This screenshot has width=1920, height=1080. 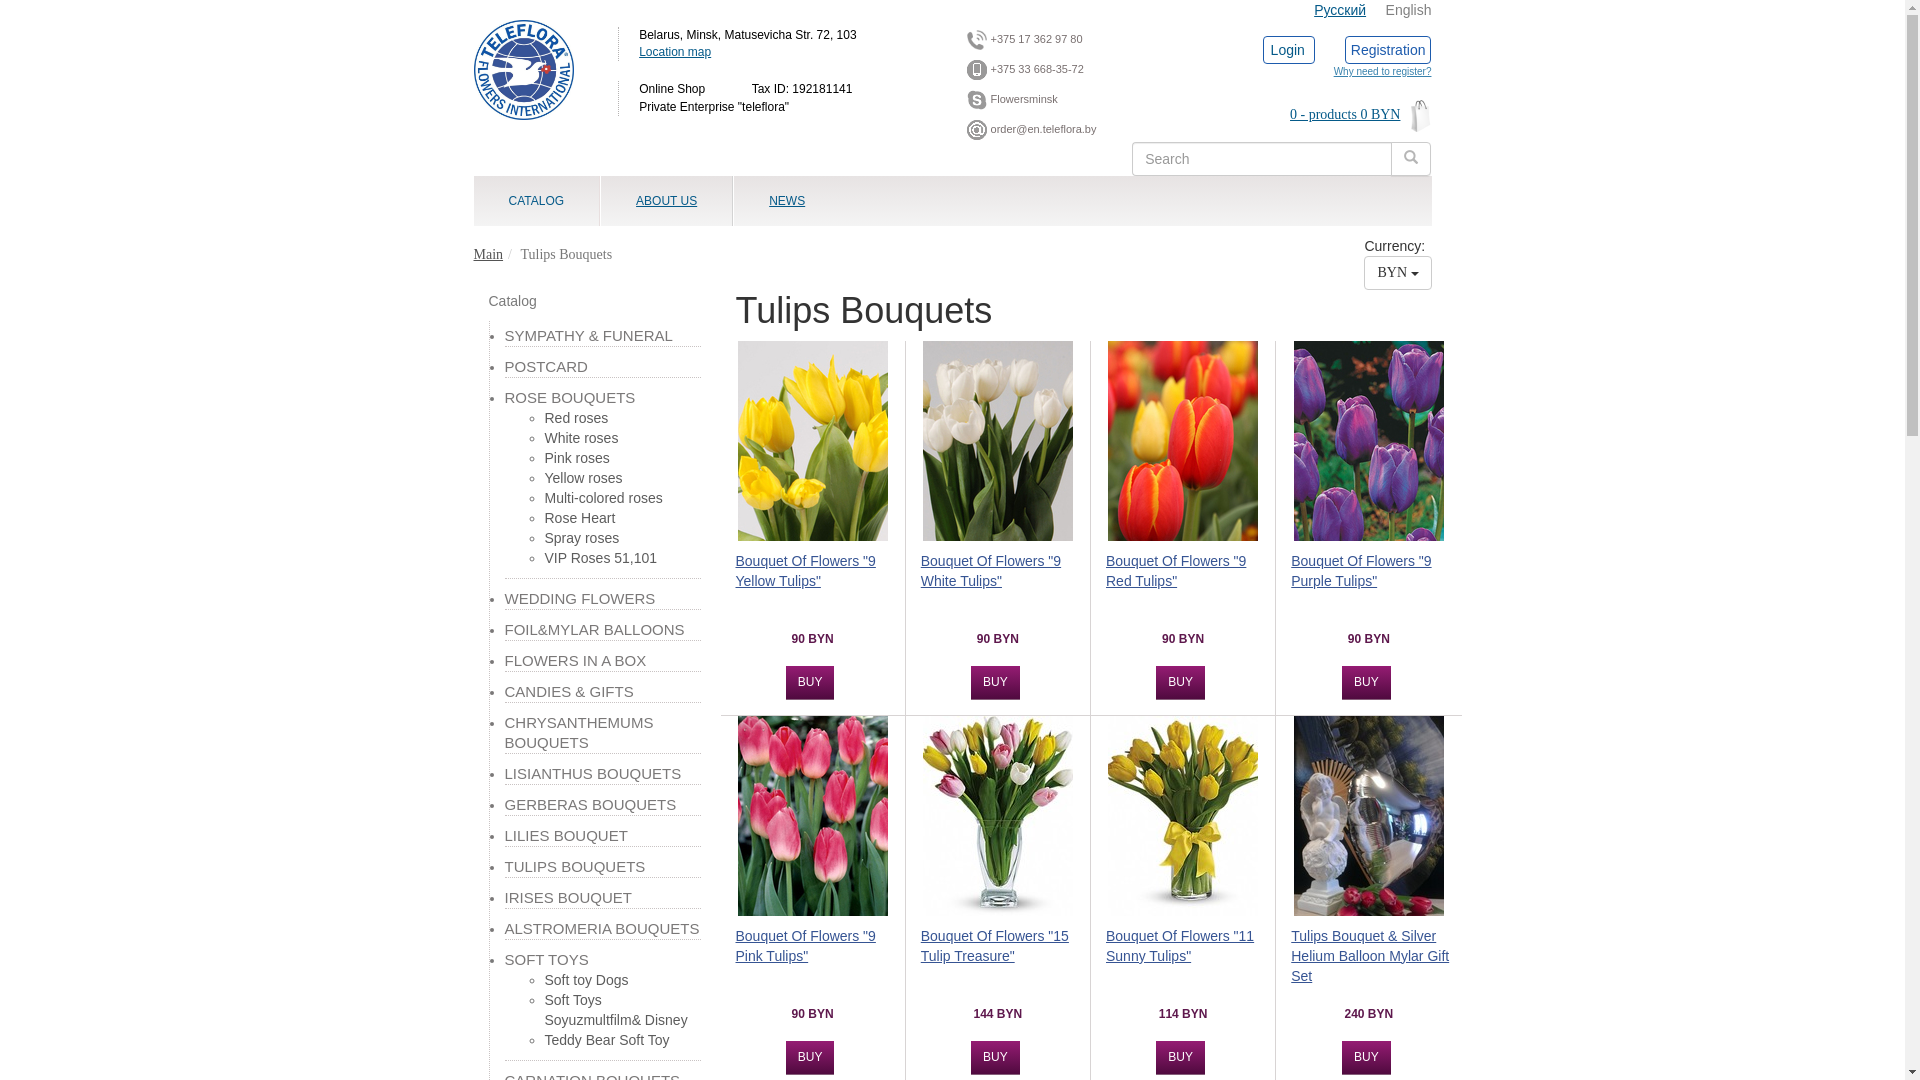 I want to click on 'Spray roses', so click(x=543, y=536).